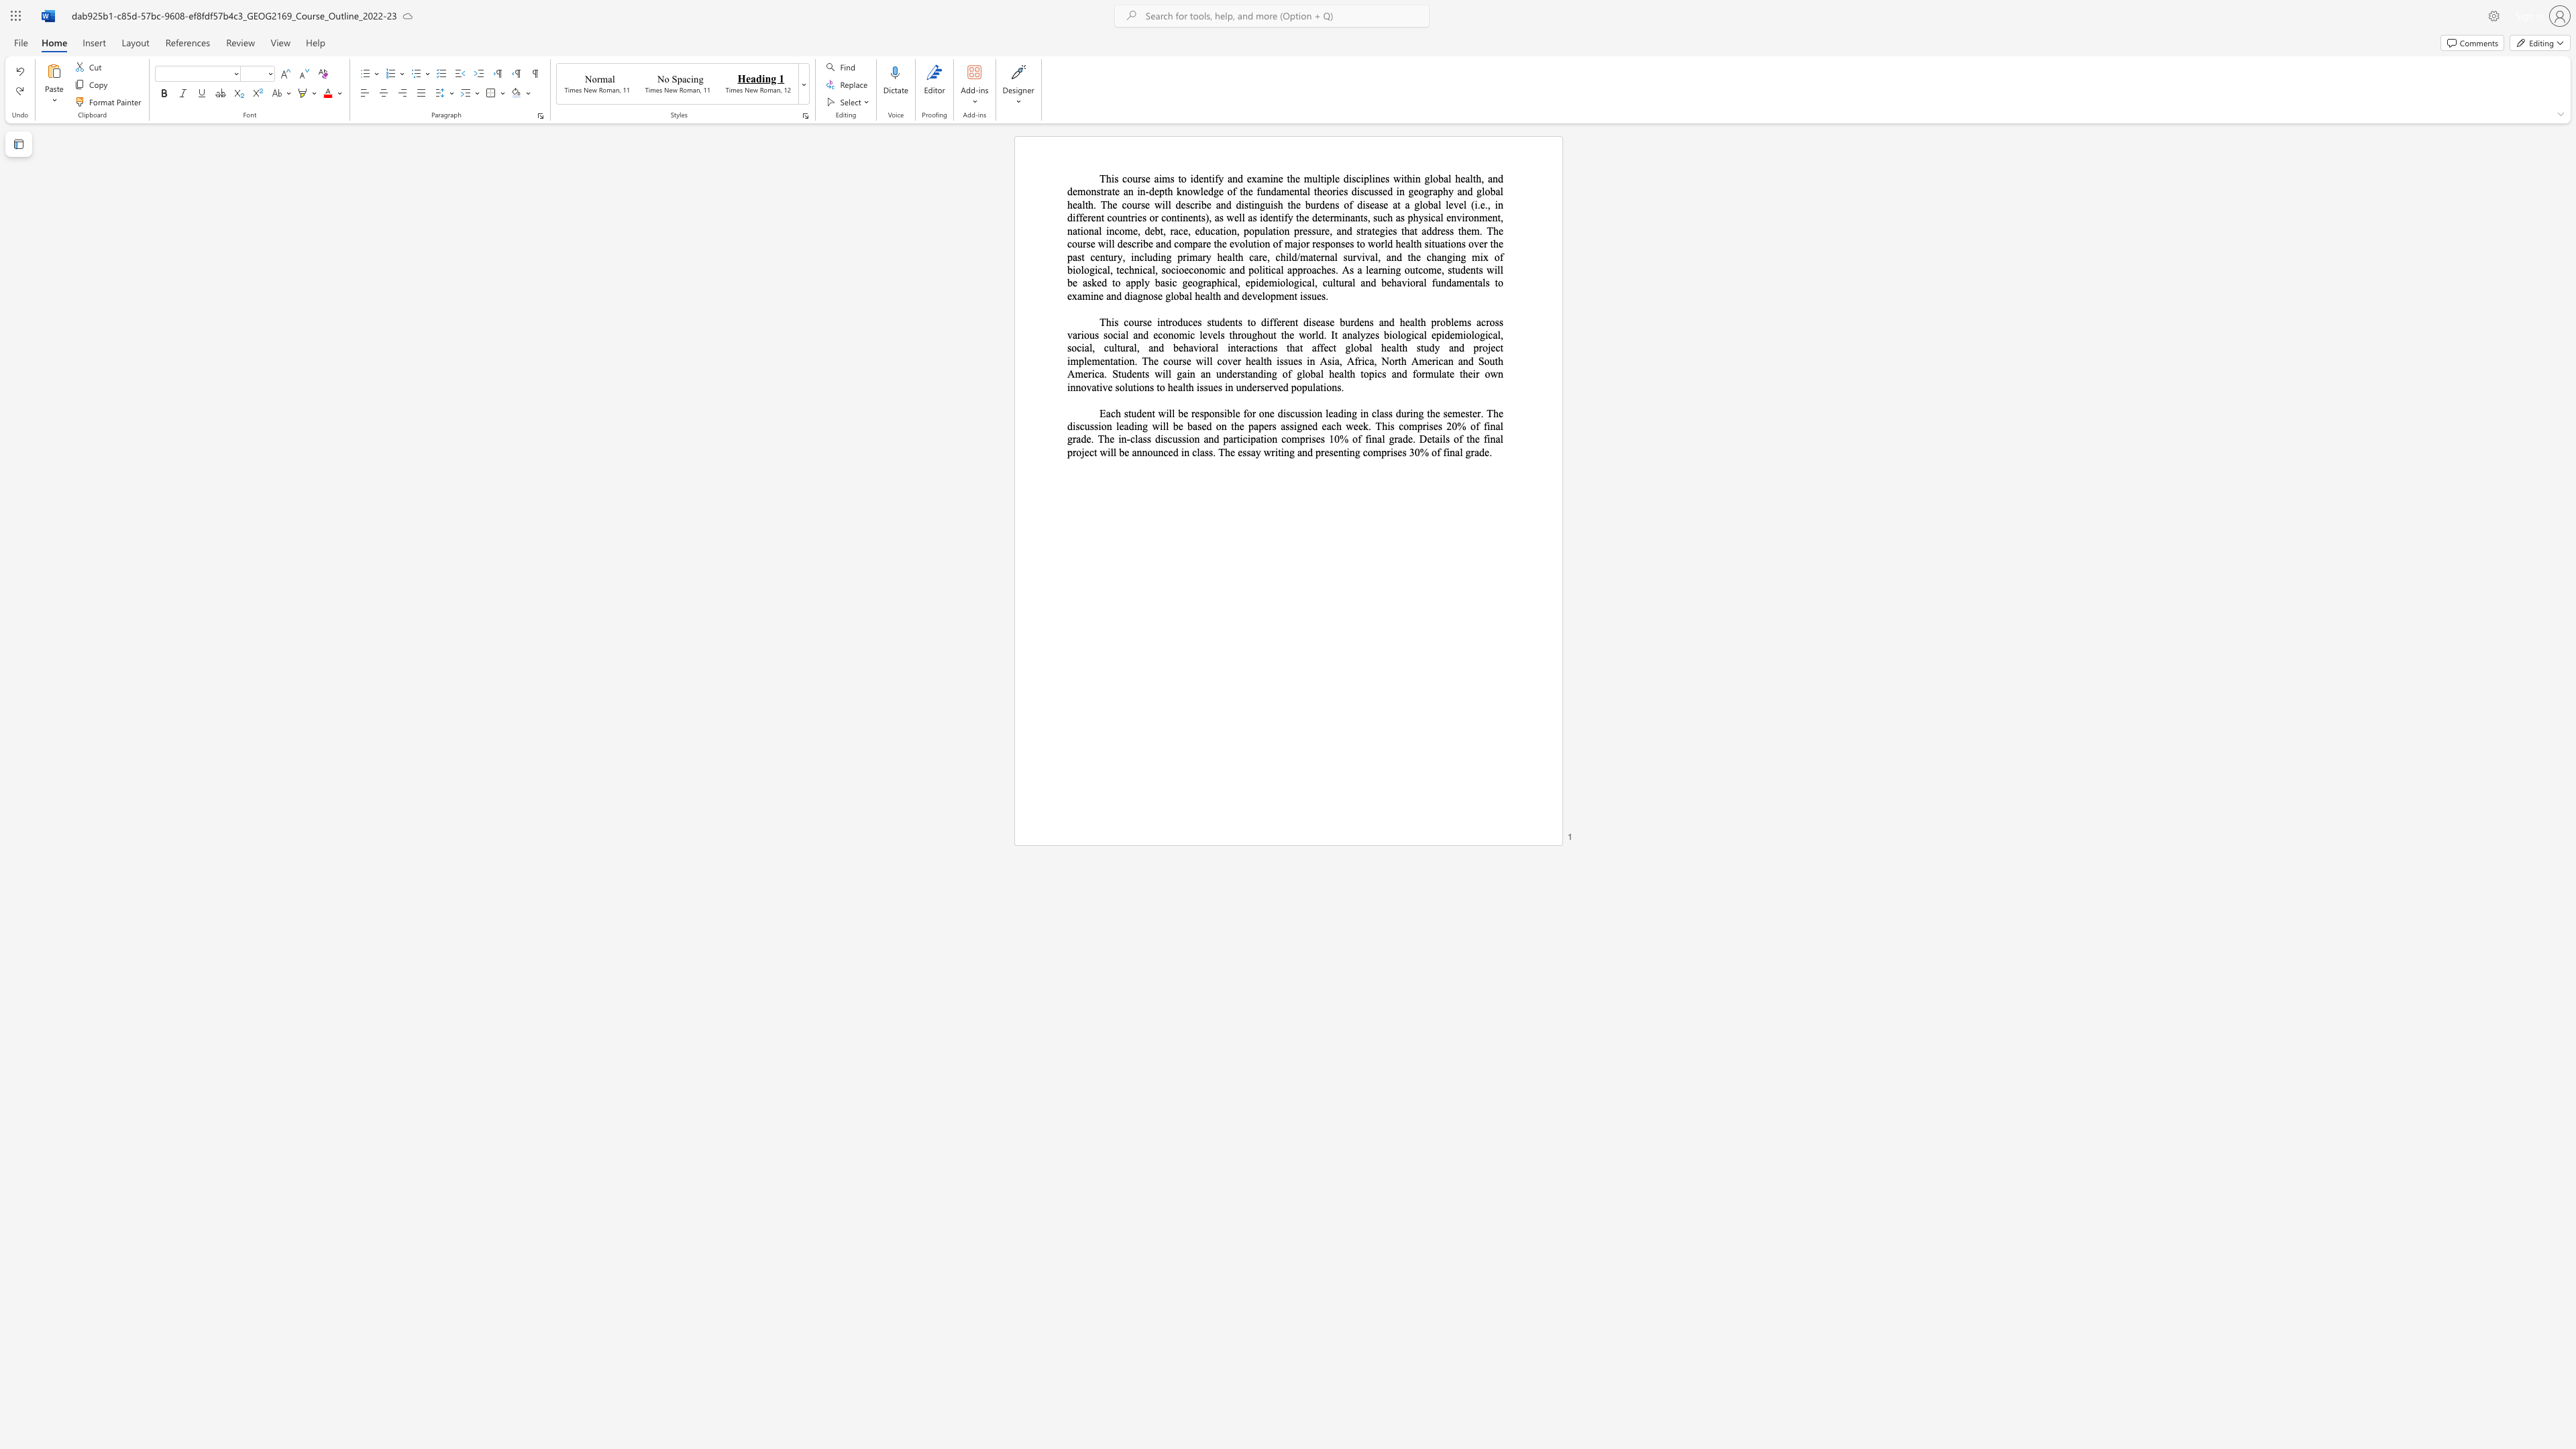  Describe the element at coordinates (1416, 425) in the screenshot. I see `the subset text "prises 20% of final grade. The in-class discussion and participation comprise" within the text "Each student will be responsible for one discussion leading in class during the semester. The discussion leading will be based on the papers assigned each week. This comprises 20% of final grade. The in-class discussion and participation comprises 10% of final grade. Details"` at that location.